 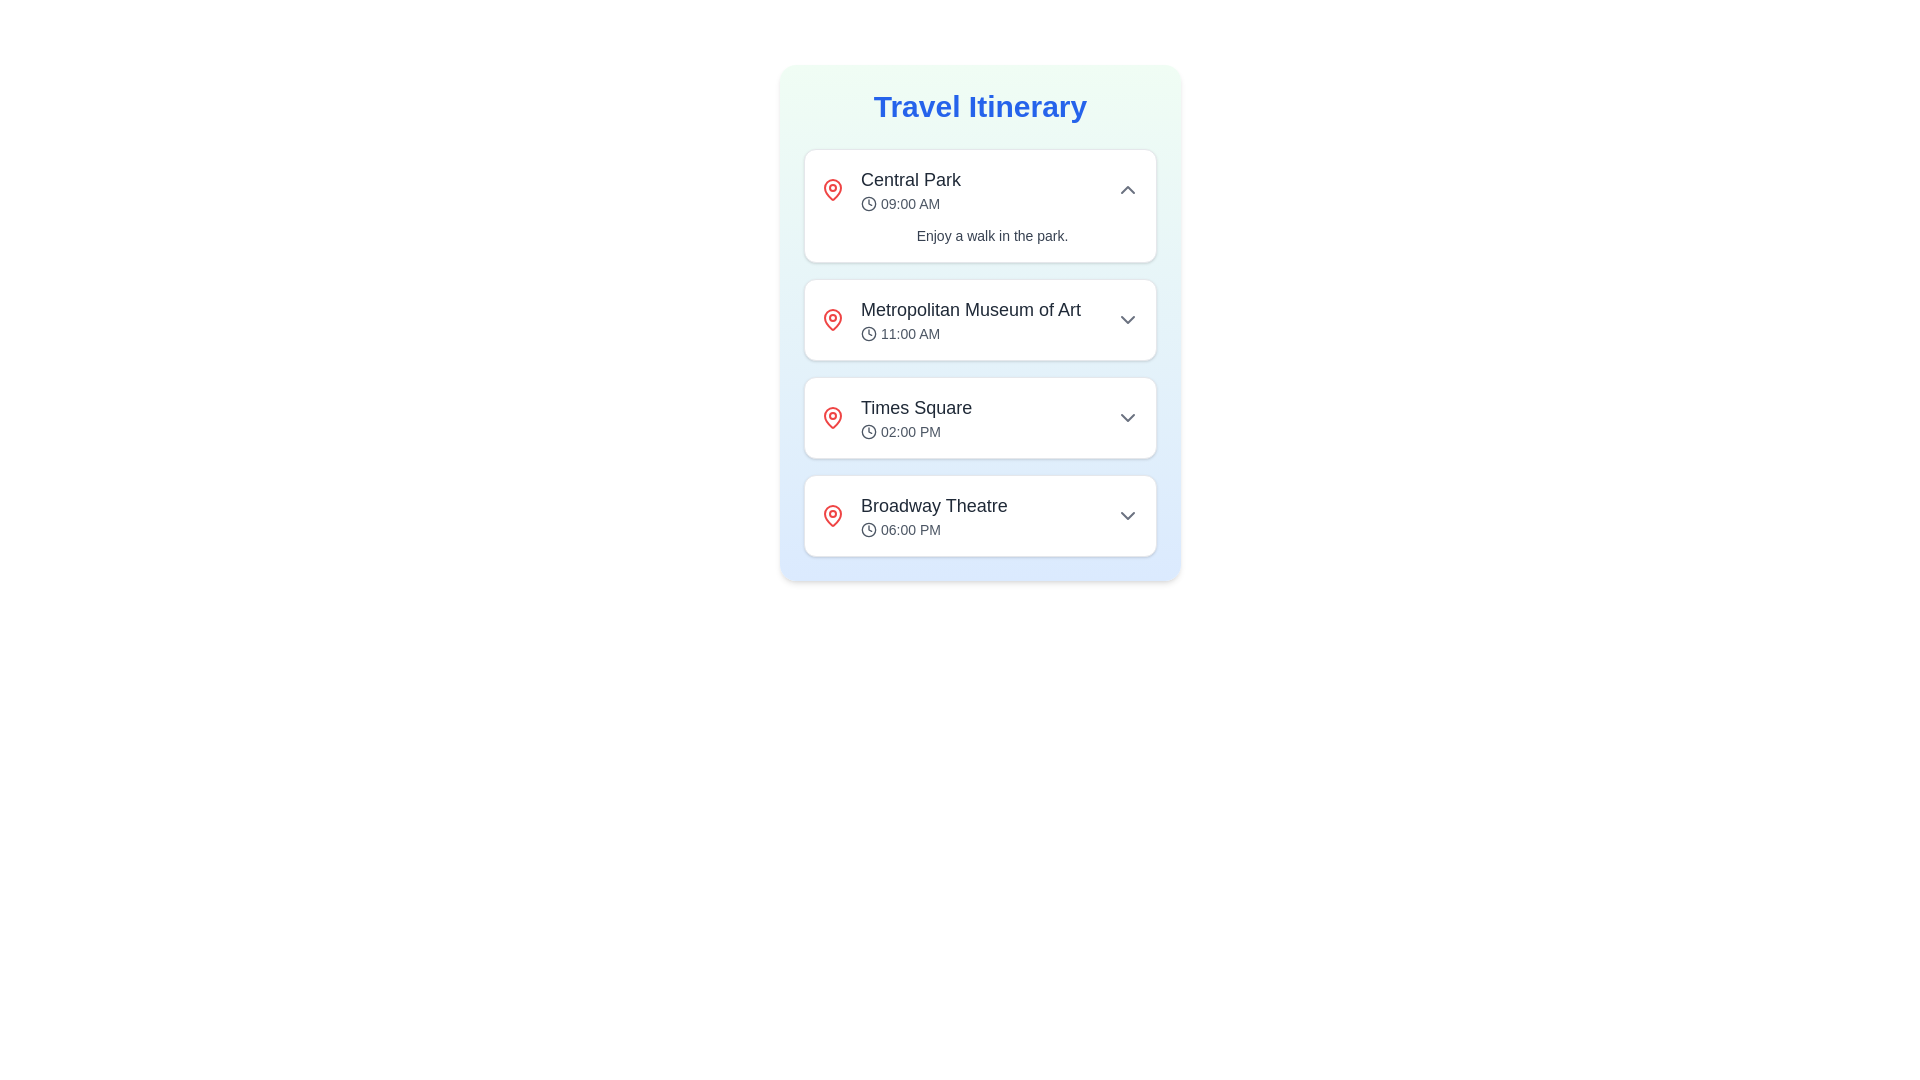 I want to click on the decorative SVG circle shape representing a clock icon, located within the travel itinerary layout, so click(x=868, y=204).